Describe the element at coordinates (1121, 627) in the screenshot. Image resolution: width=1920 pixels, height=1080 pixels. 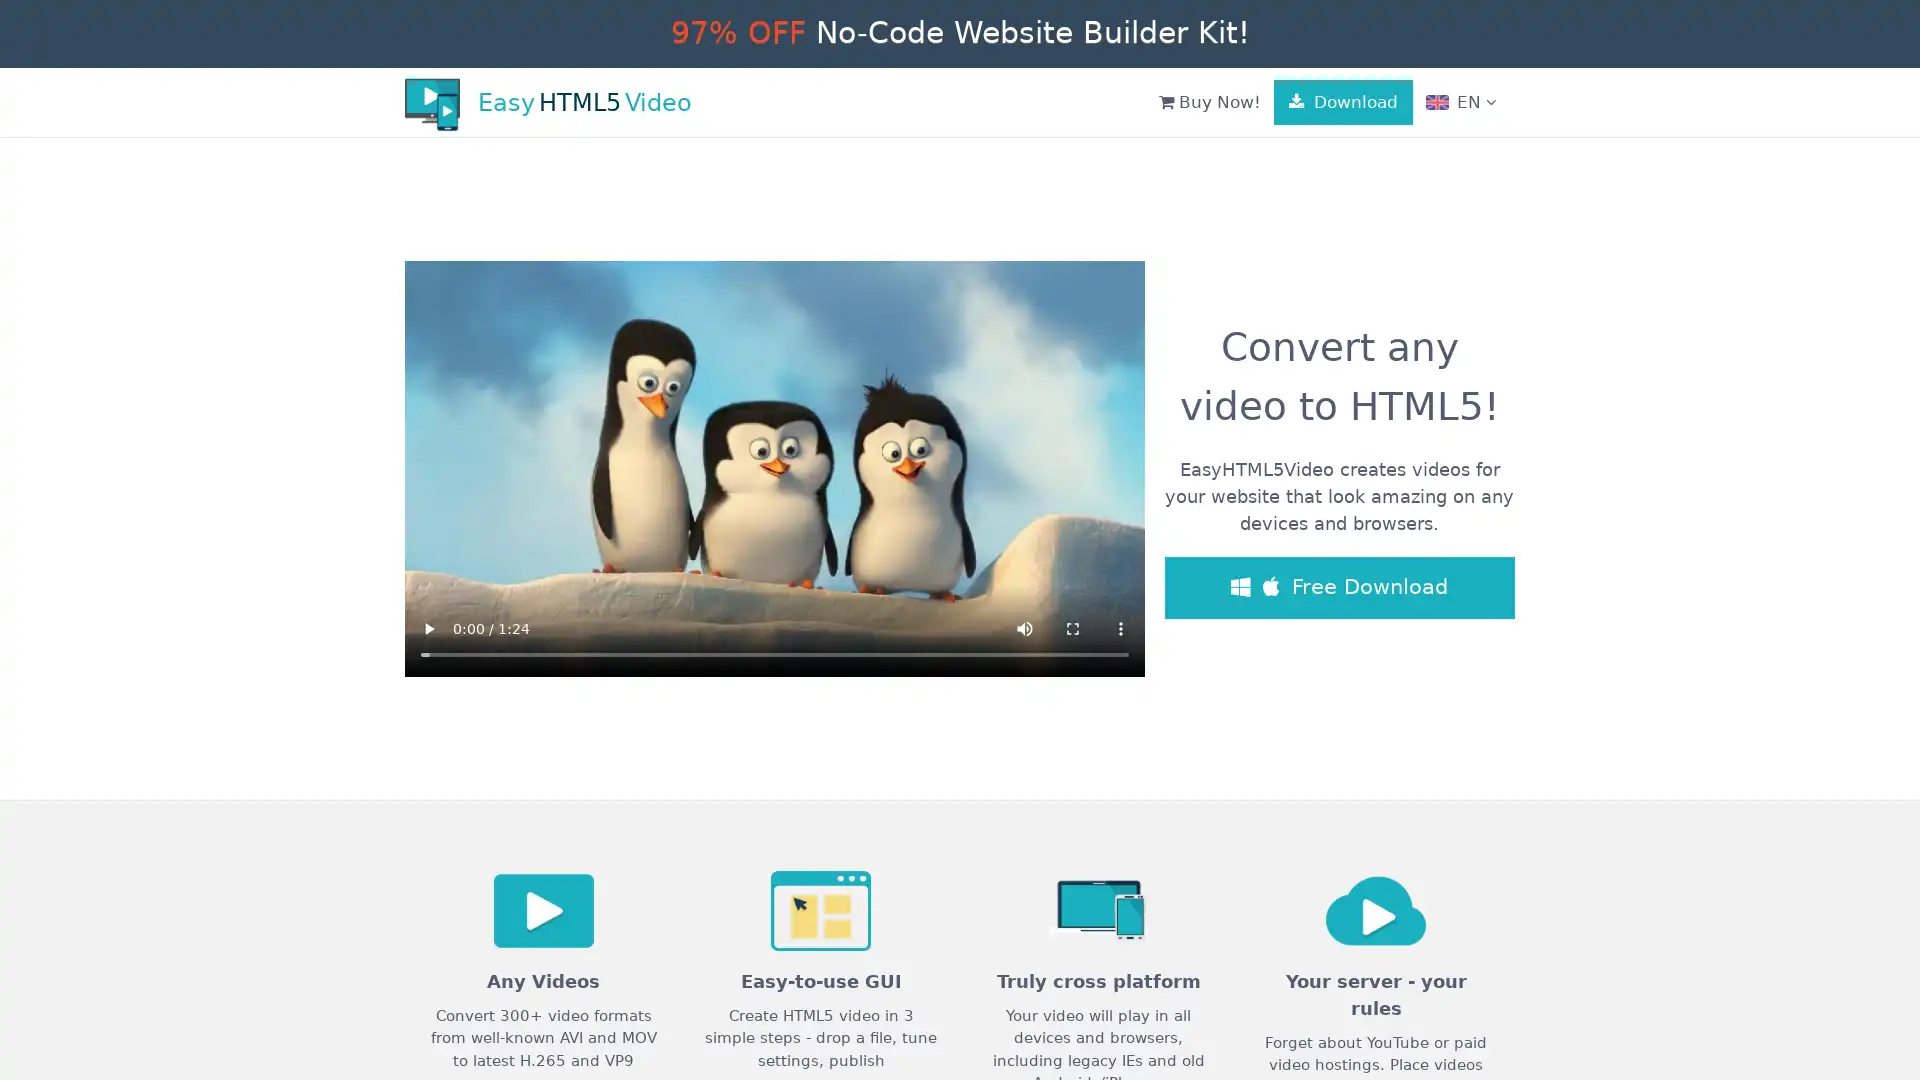
I see `show more media controls` at that location.